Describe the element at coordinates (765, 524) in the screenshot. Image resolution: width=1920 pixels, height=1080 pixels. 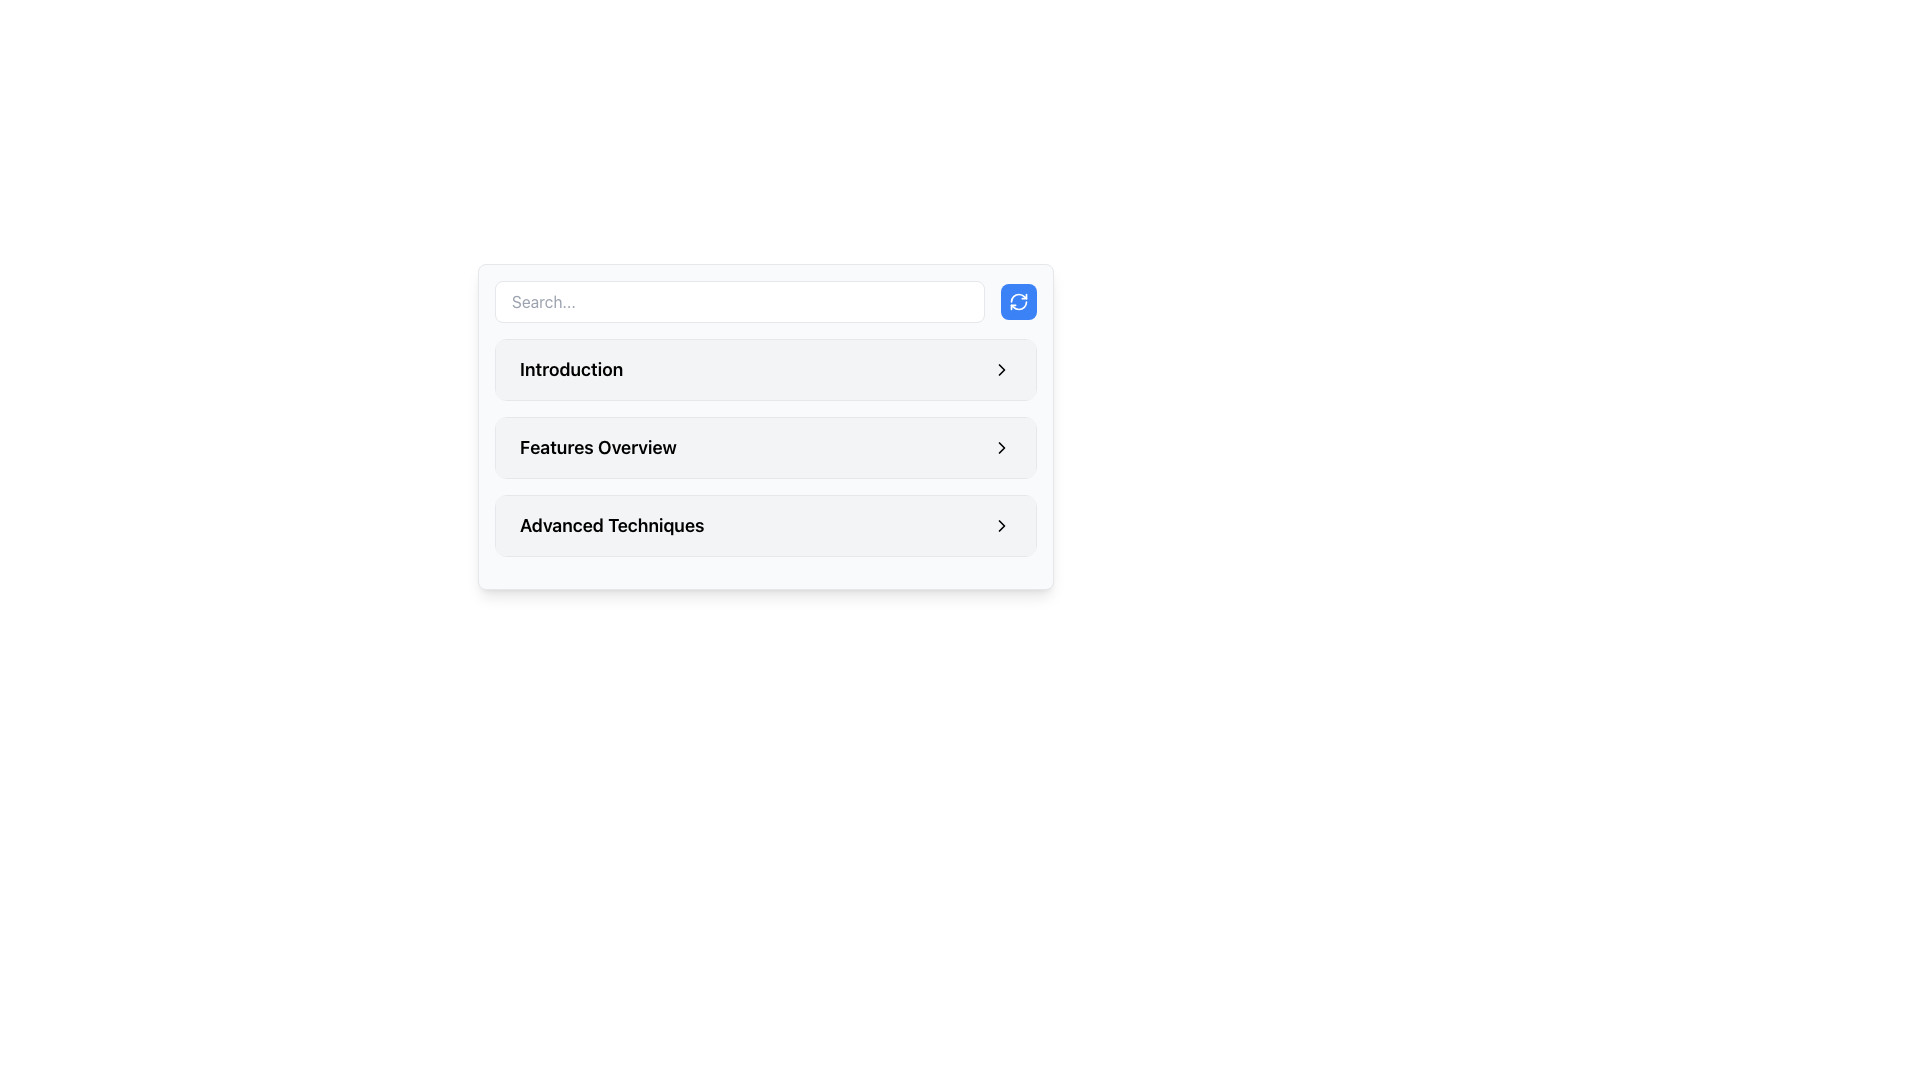
I see `the navigation button located at the bottom of the vertical stack of buttons to proceed to the 'Advanced Techniques' section` at that location.